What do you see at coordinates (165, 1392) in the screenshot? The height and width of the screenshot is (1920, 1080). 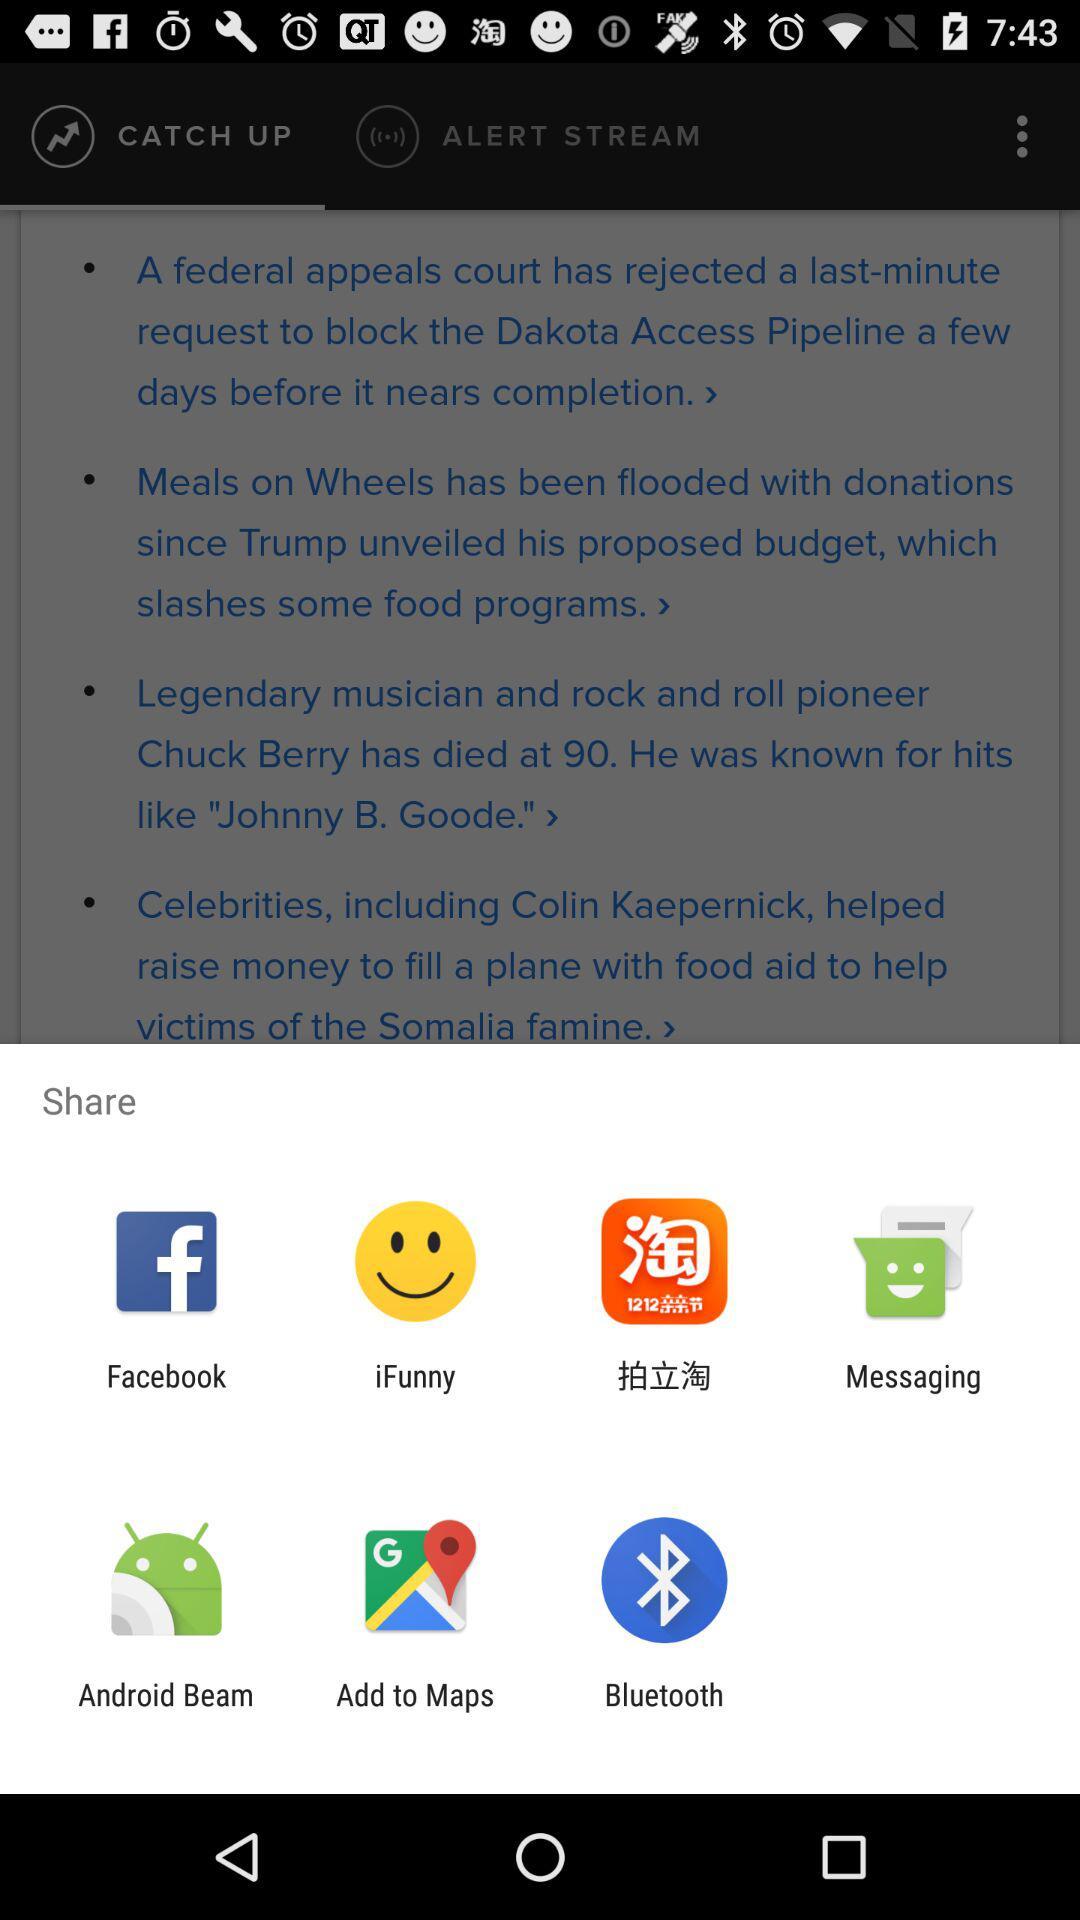 I see `facebook` at bounding box center [165, 1392].